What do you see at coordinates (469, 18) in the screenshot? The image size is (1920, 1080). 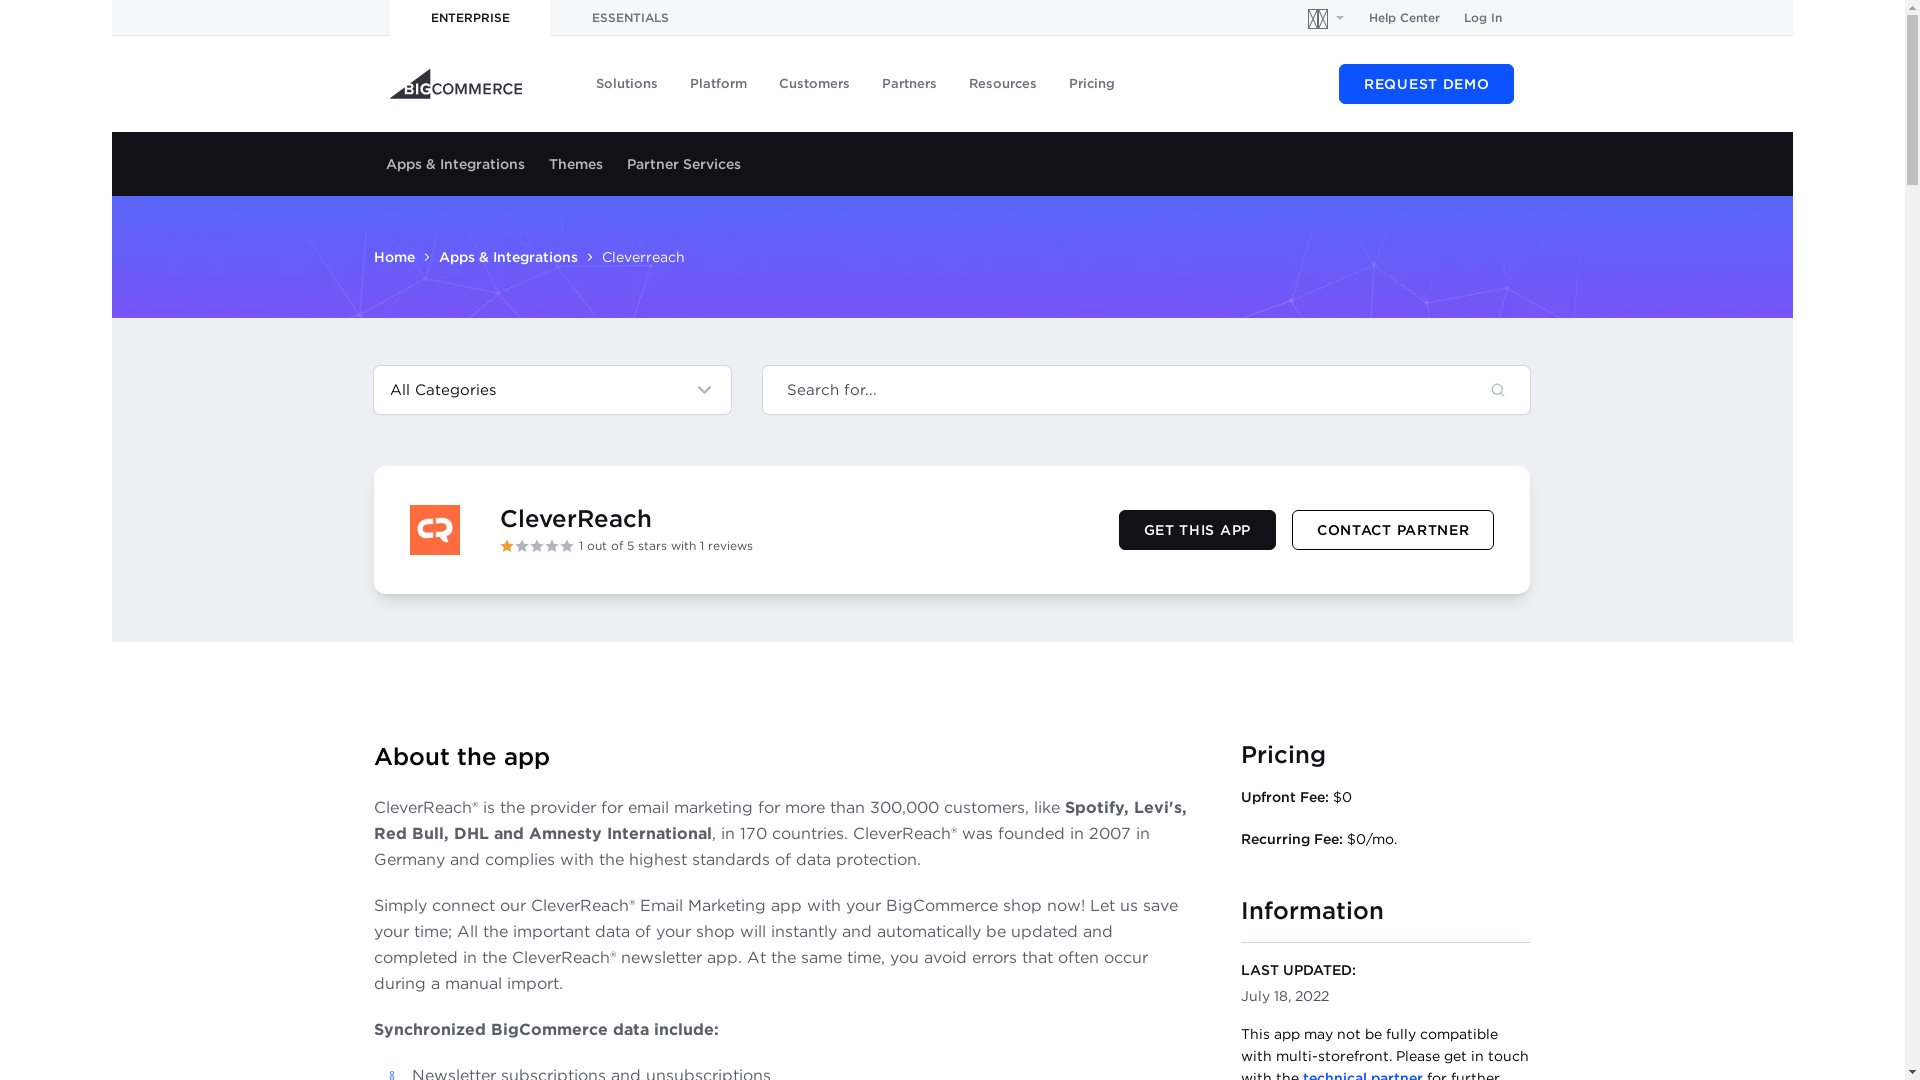 I see `'ENTERPRISE'` at bounding box center [469, 18].